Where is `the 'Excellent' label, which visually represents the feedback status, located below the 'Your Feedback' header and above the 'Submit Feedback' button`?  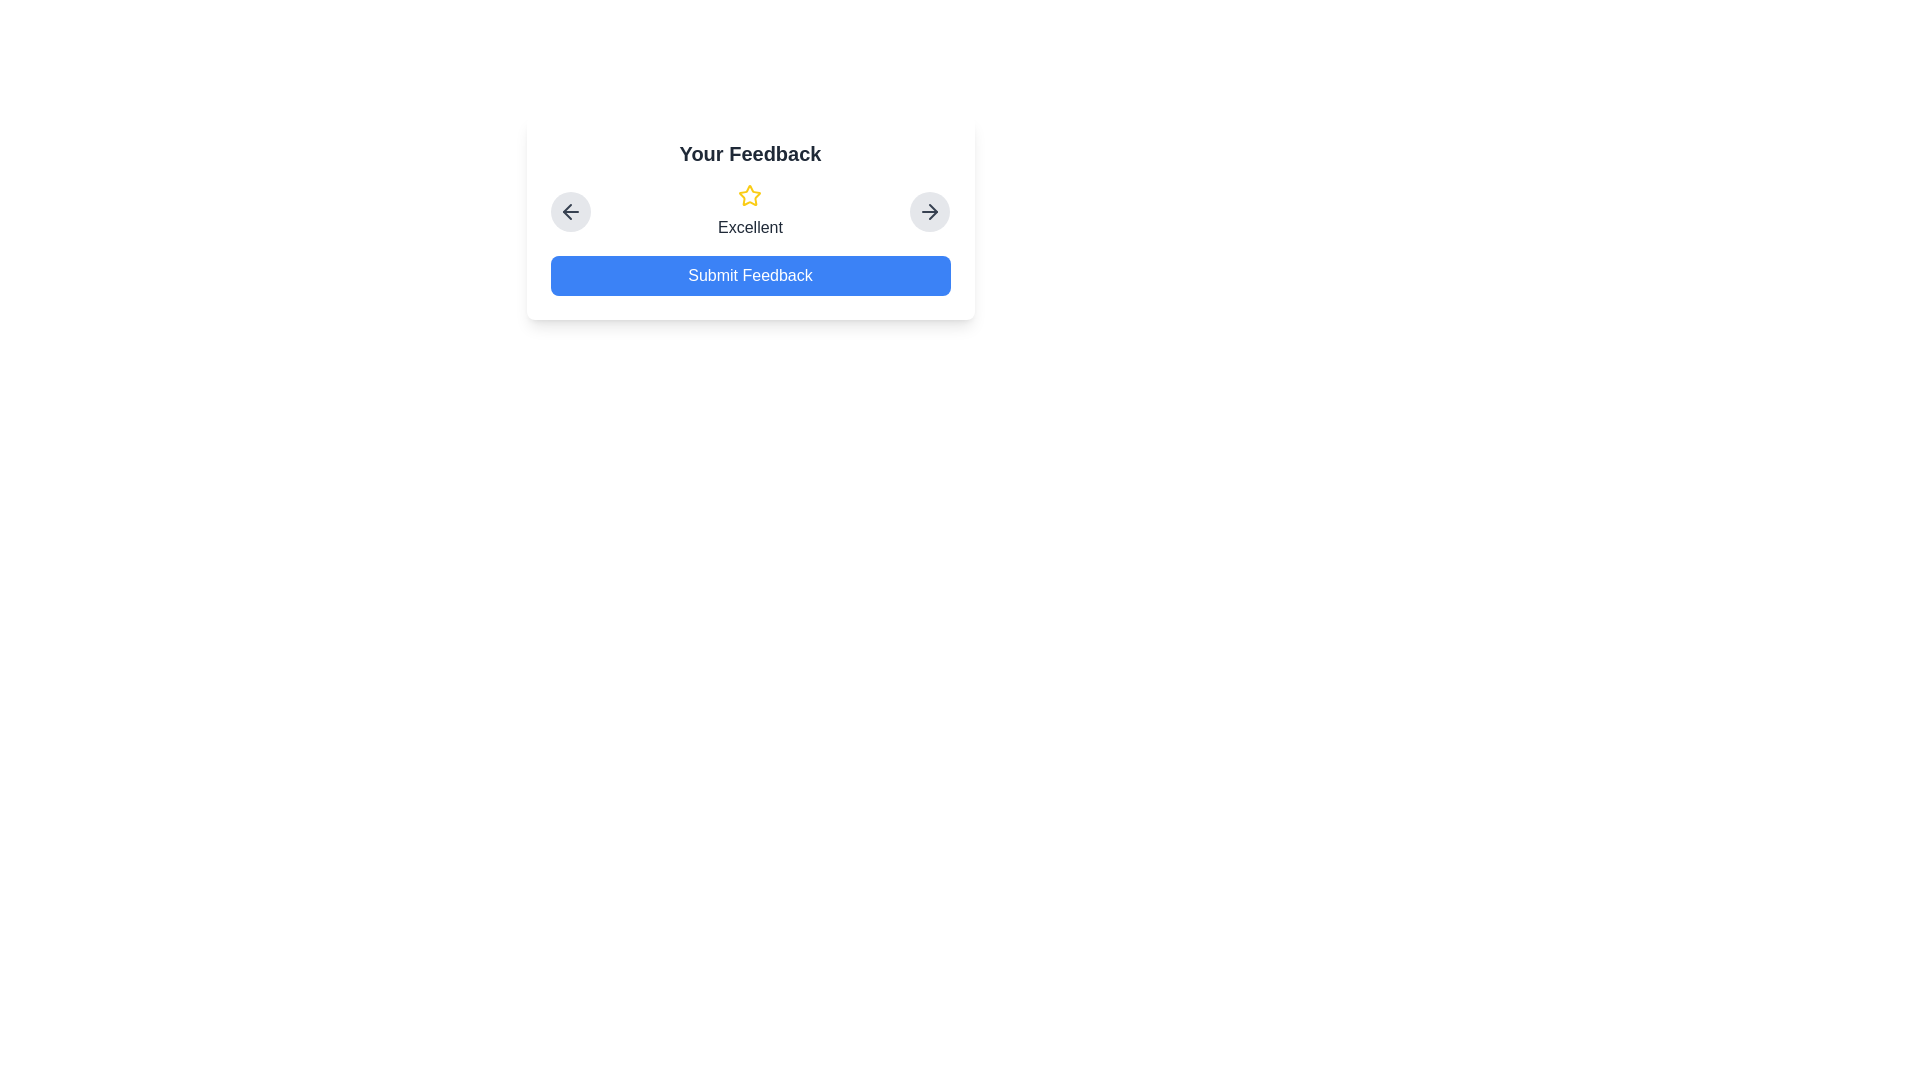 the 'Excellent' label, which visually represents the feedback status, located below the 'Your Feedback' header and above the 'Submit Feedback' button is located at coordinates (749, 212).